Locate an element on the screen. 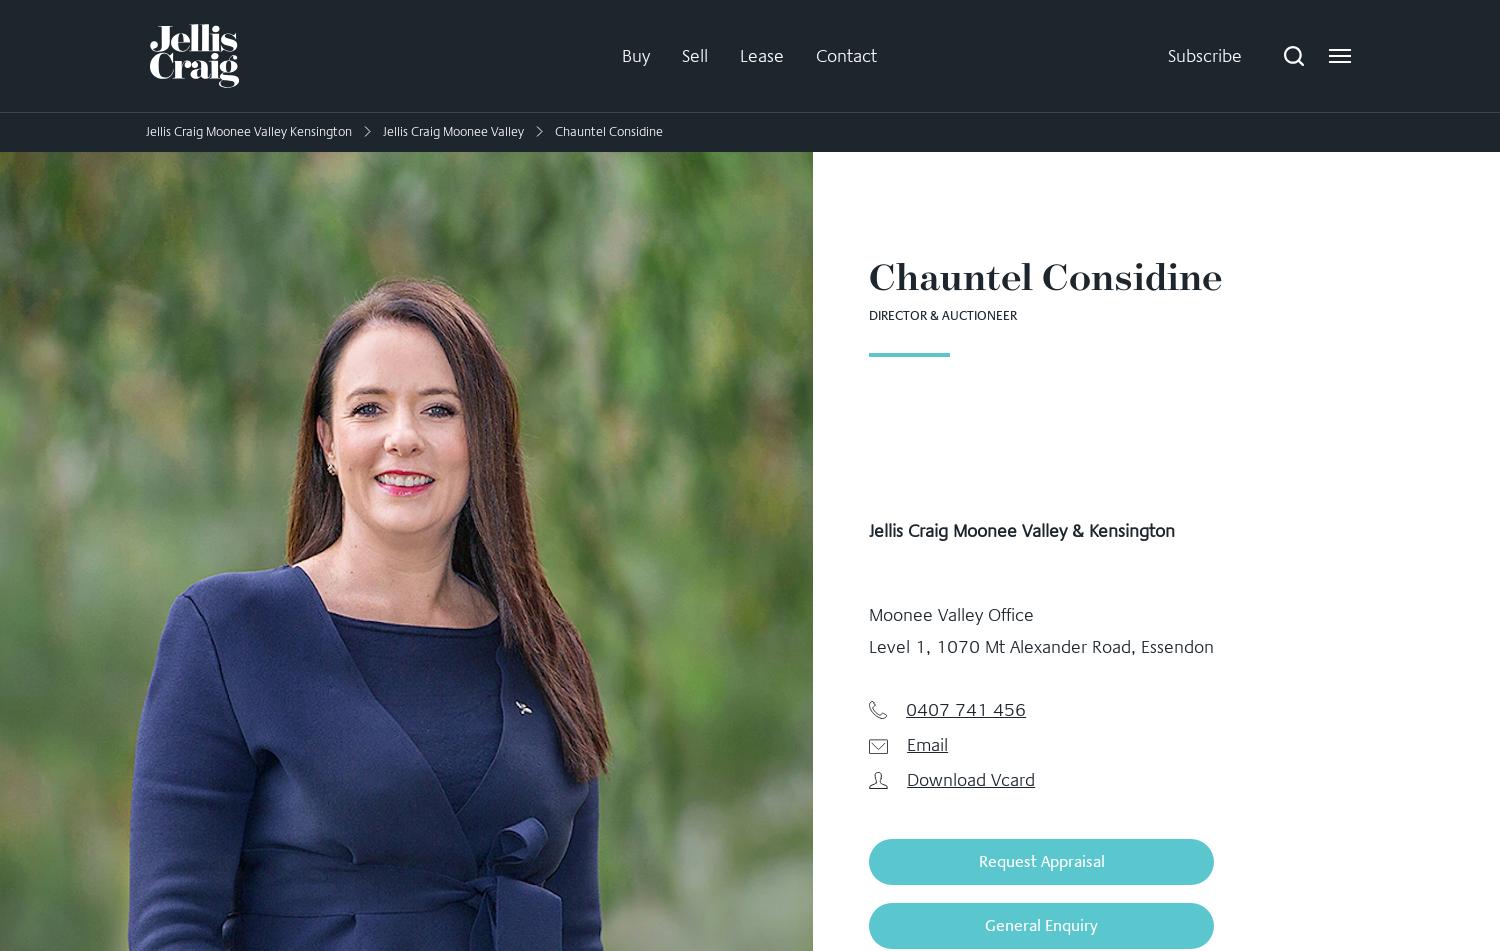 Image resolution: width=1500 pixels, height=951 pixels. 'Contact' is located at coordinates (844, 54).